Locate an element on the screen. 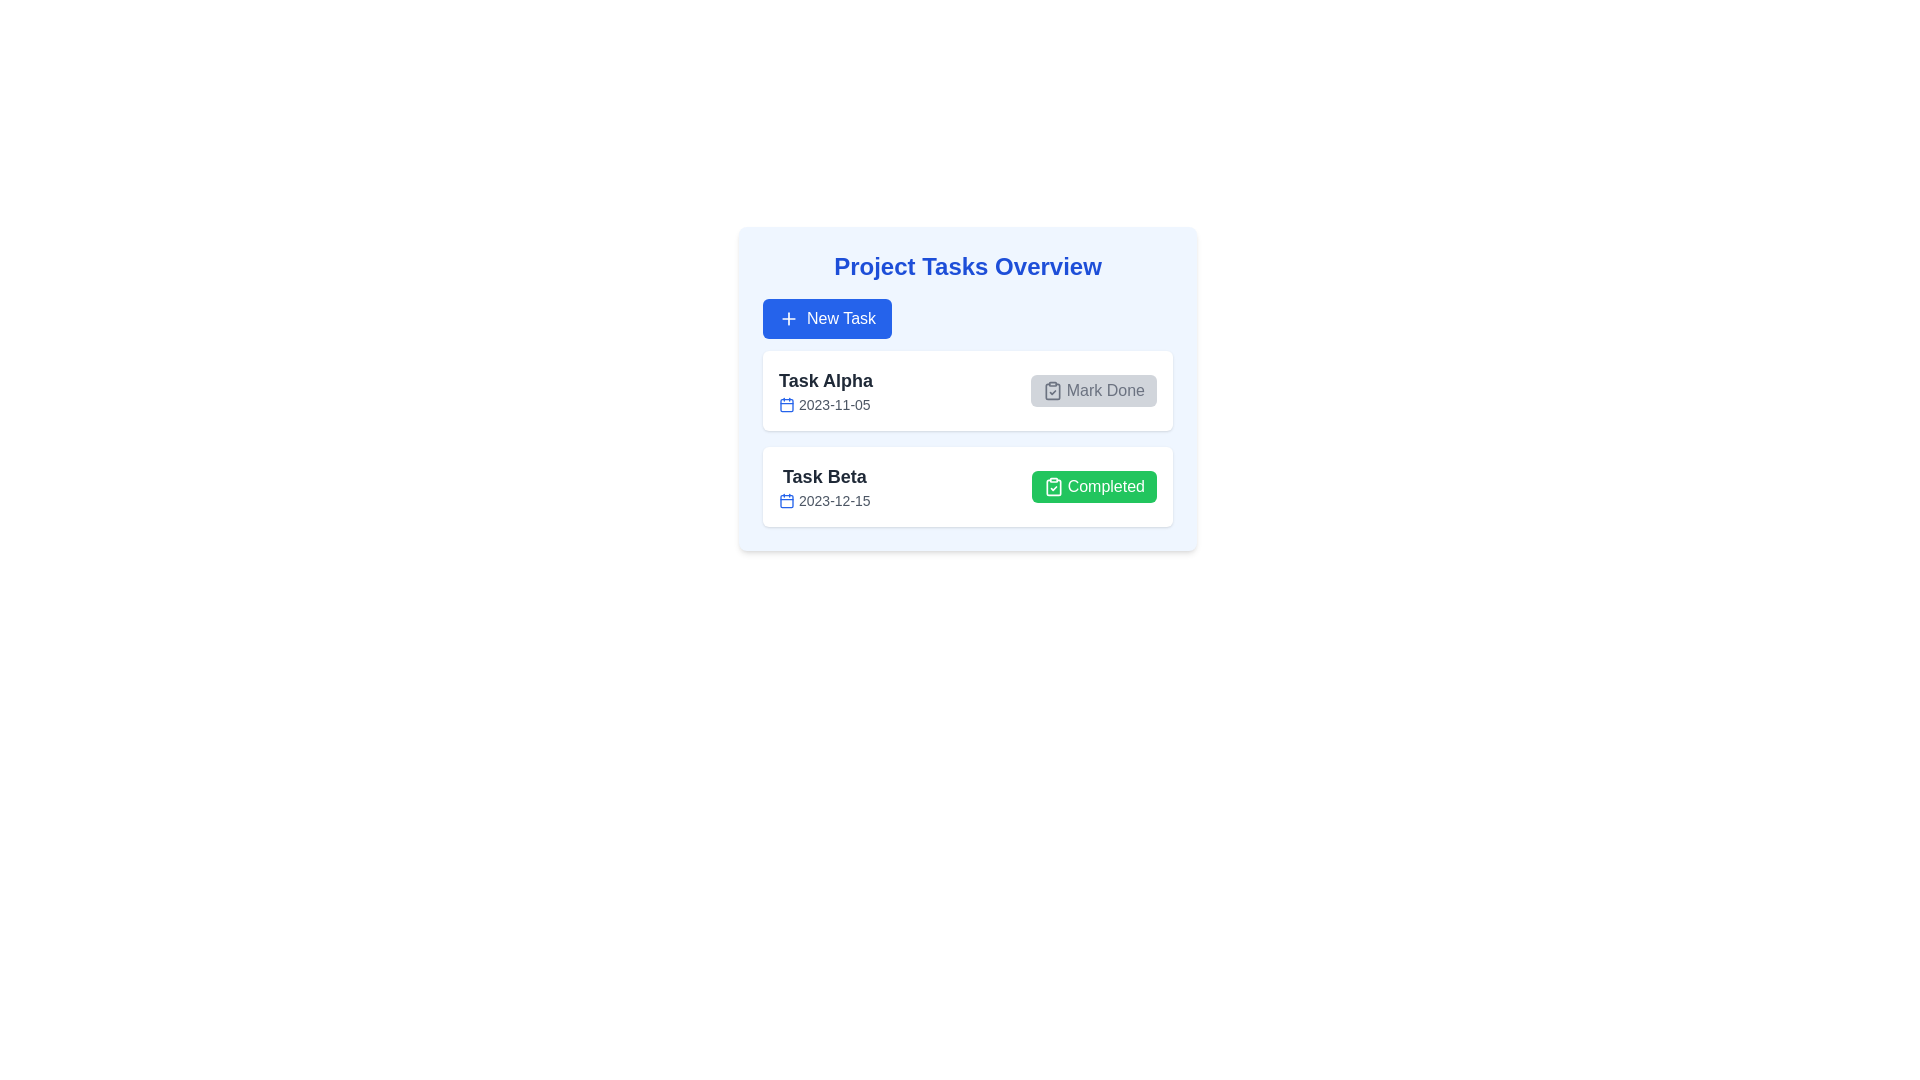 Image resolution: width=1920 pixels, height=1080 pixels. the 'Create New Task' button located at the top-left corner of the 'Project Tasks Overview' card to change its visual state is located at coordinates (827, 318).